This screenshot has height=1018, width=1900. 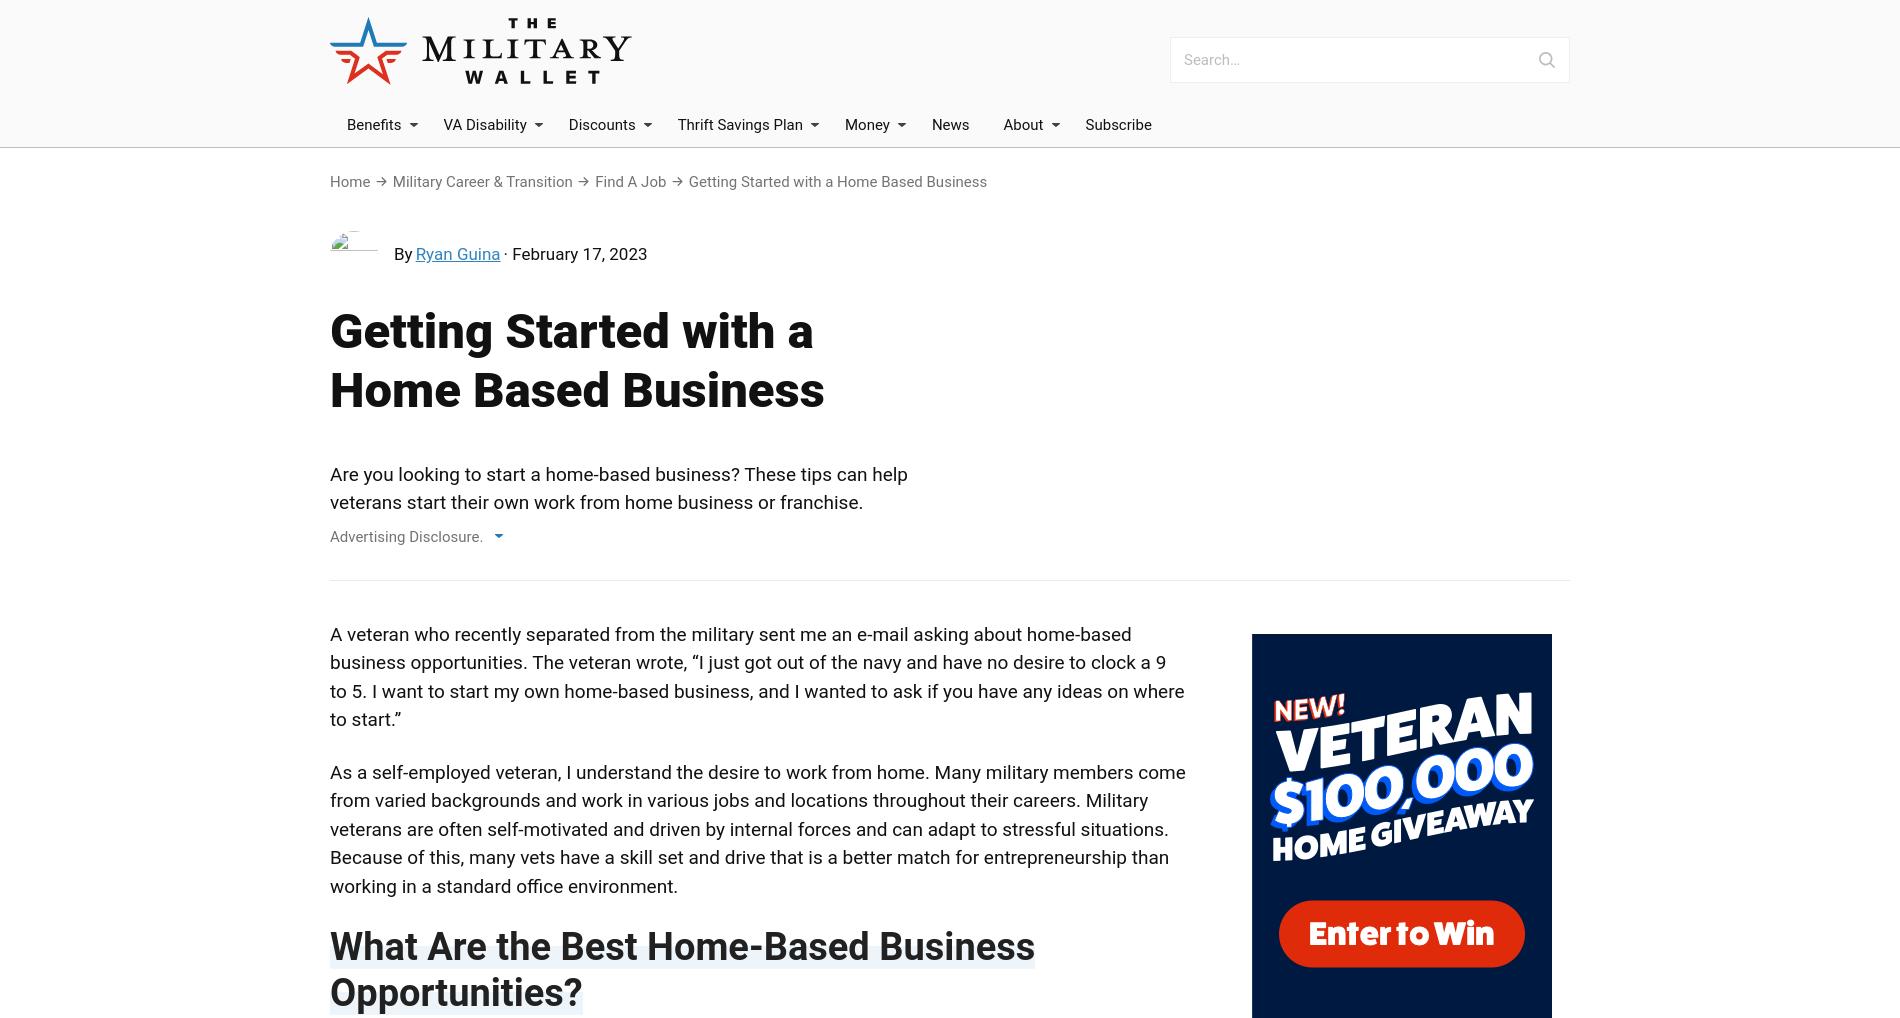 What do you see at coordinates (329, 182) in the screenshot?
I see `'Home'` at bounding box center [329, 182].